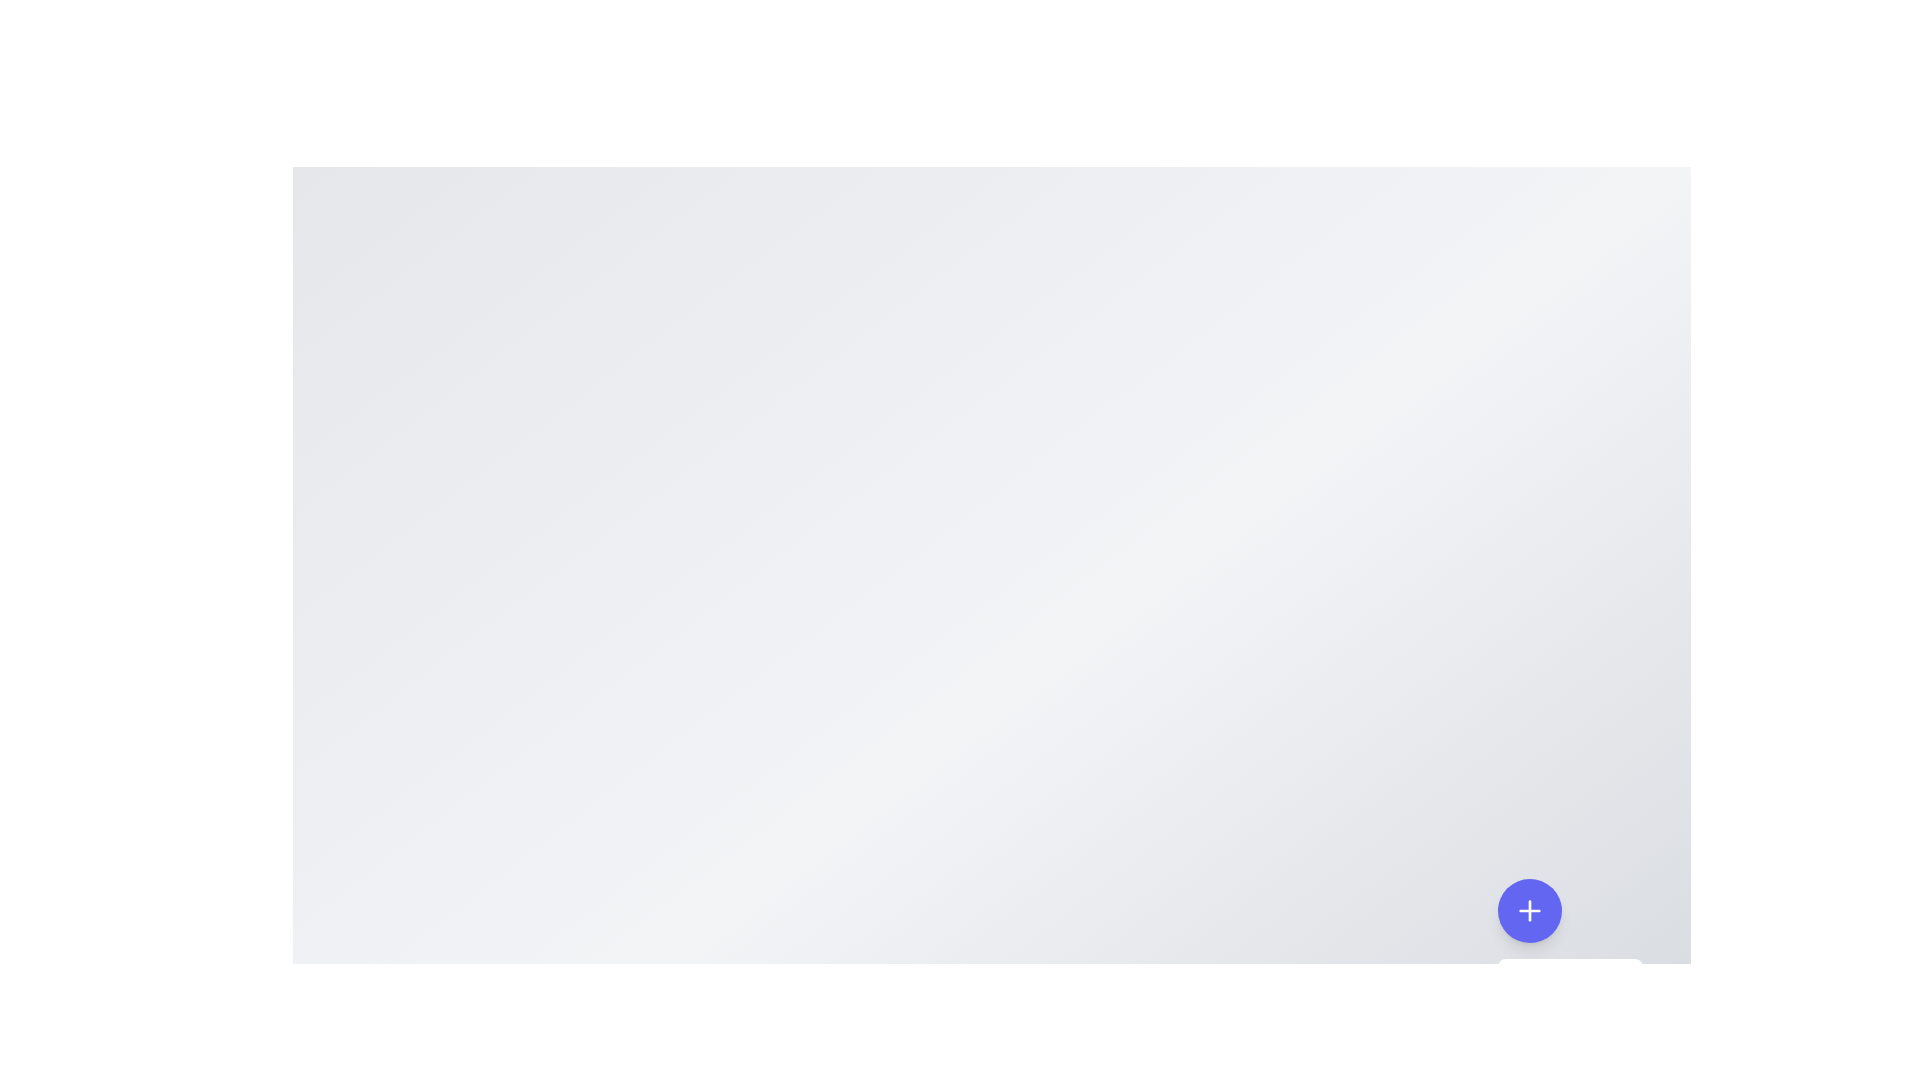 This screenshot has height=1080, width=1920. I want to click on the toggle button to toggle the visibility of the speed dial menu, so click(1529, 910).